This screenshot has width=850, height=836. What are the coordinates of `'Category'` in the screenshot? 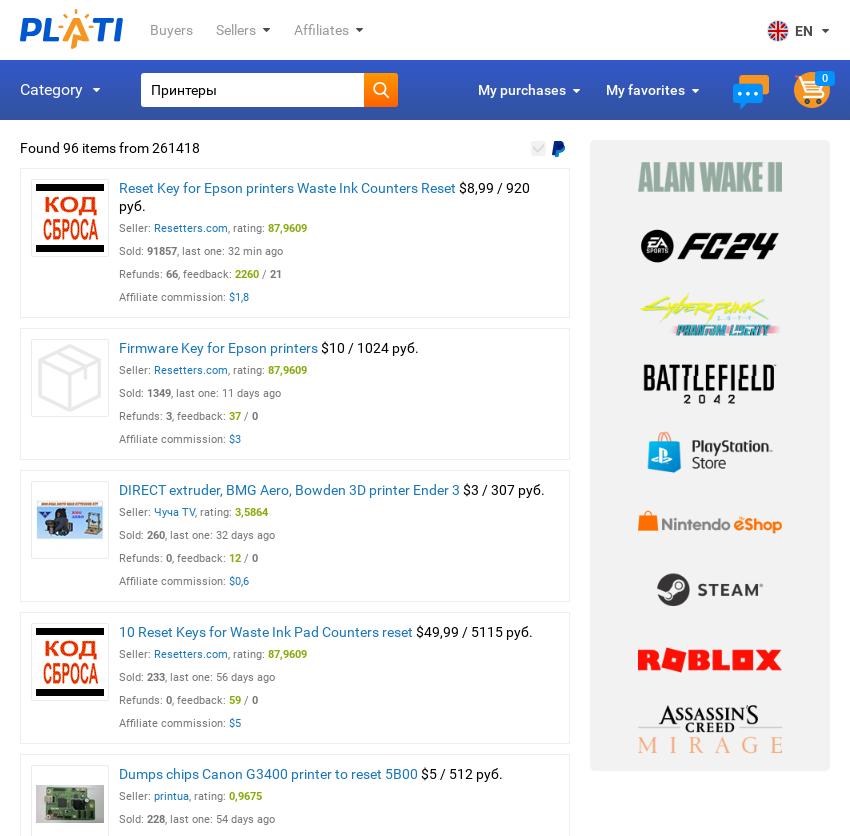 It's located at (51, 89).